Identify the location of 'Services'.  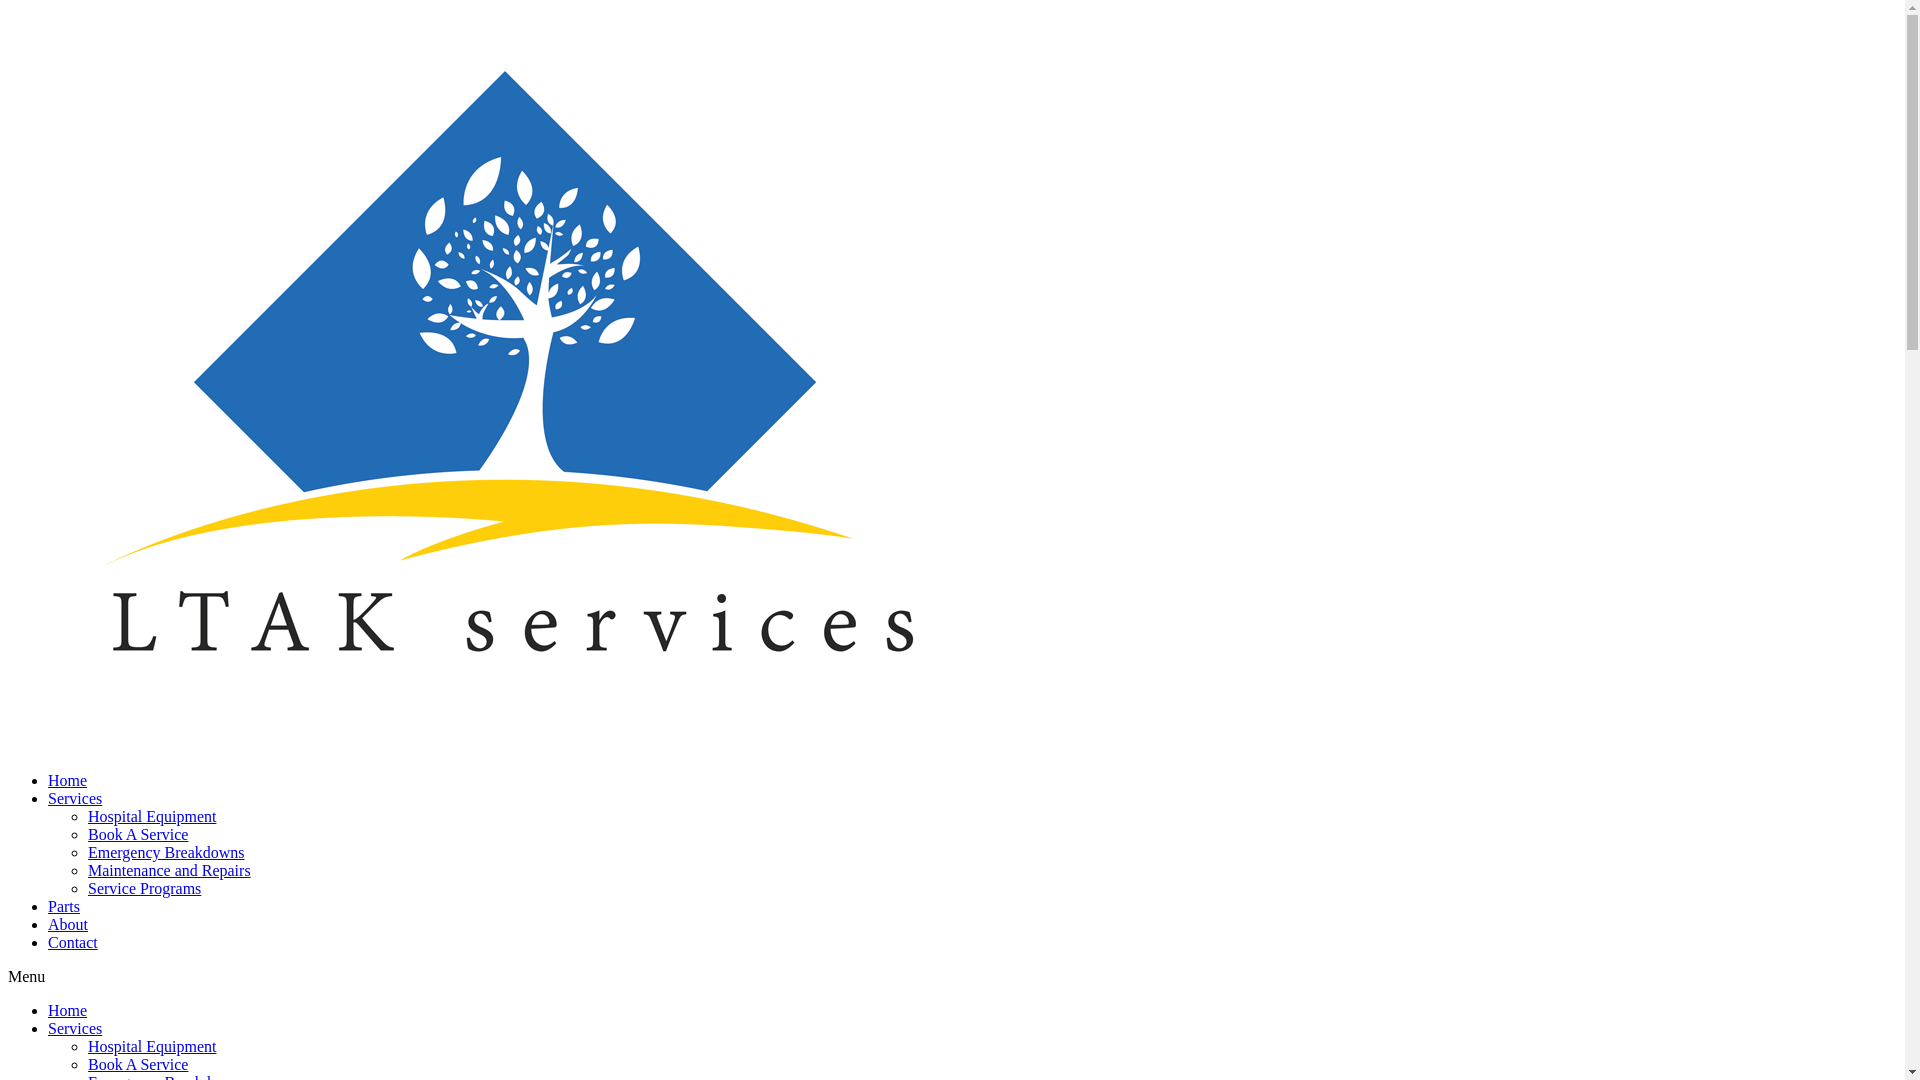
(75, 797).